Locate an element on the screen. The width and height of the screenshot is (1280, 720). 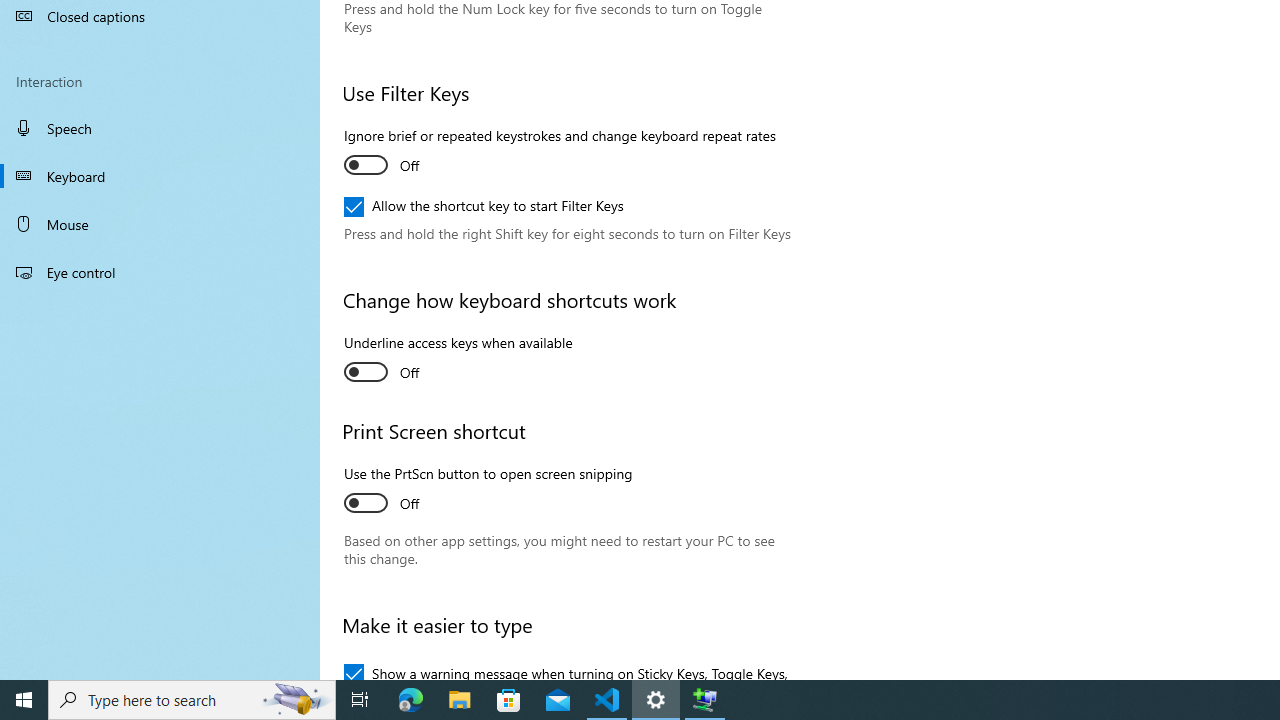
'Eye control' is located at coordinates (160, 271).